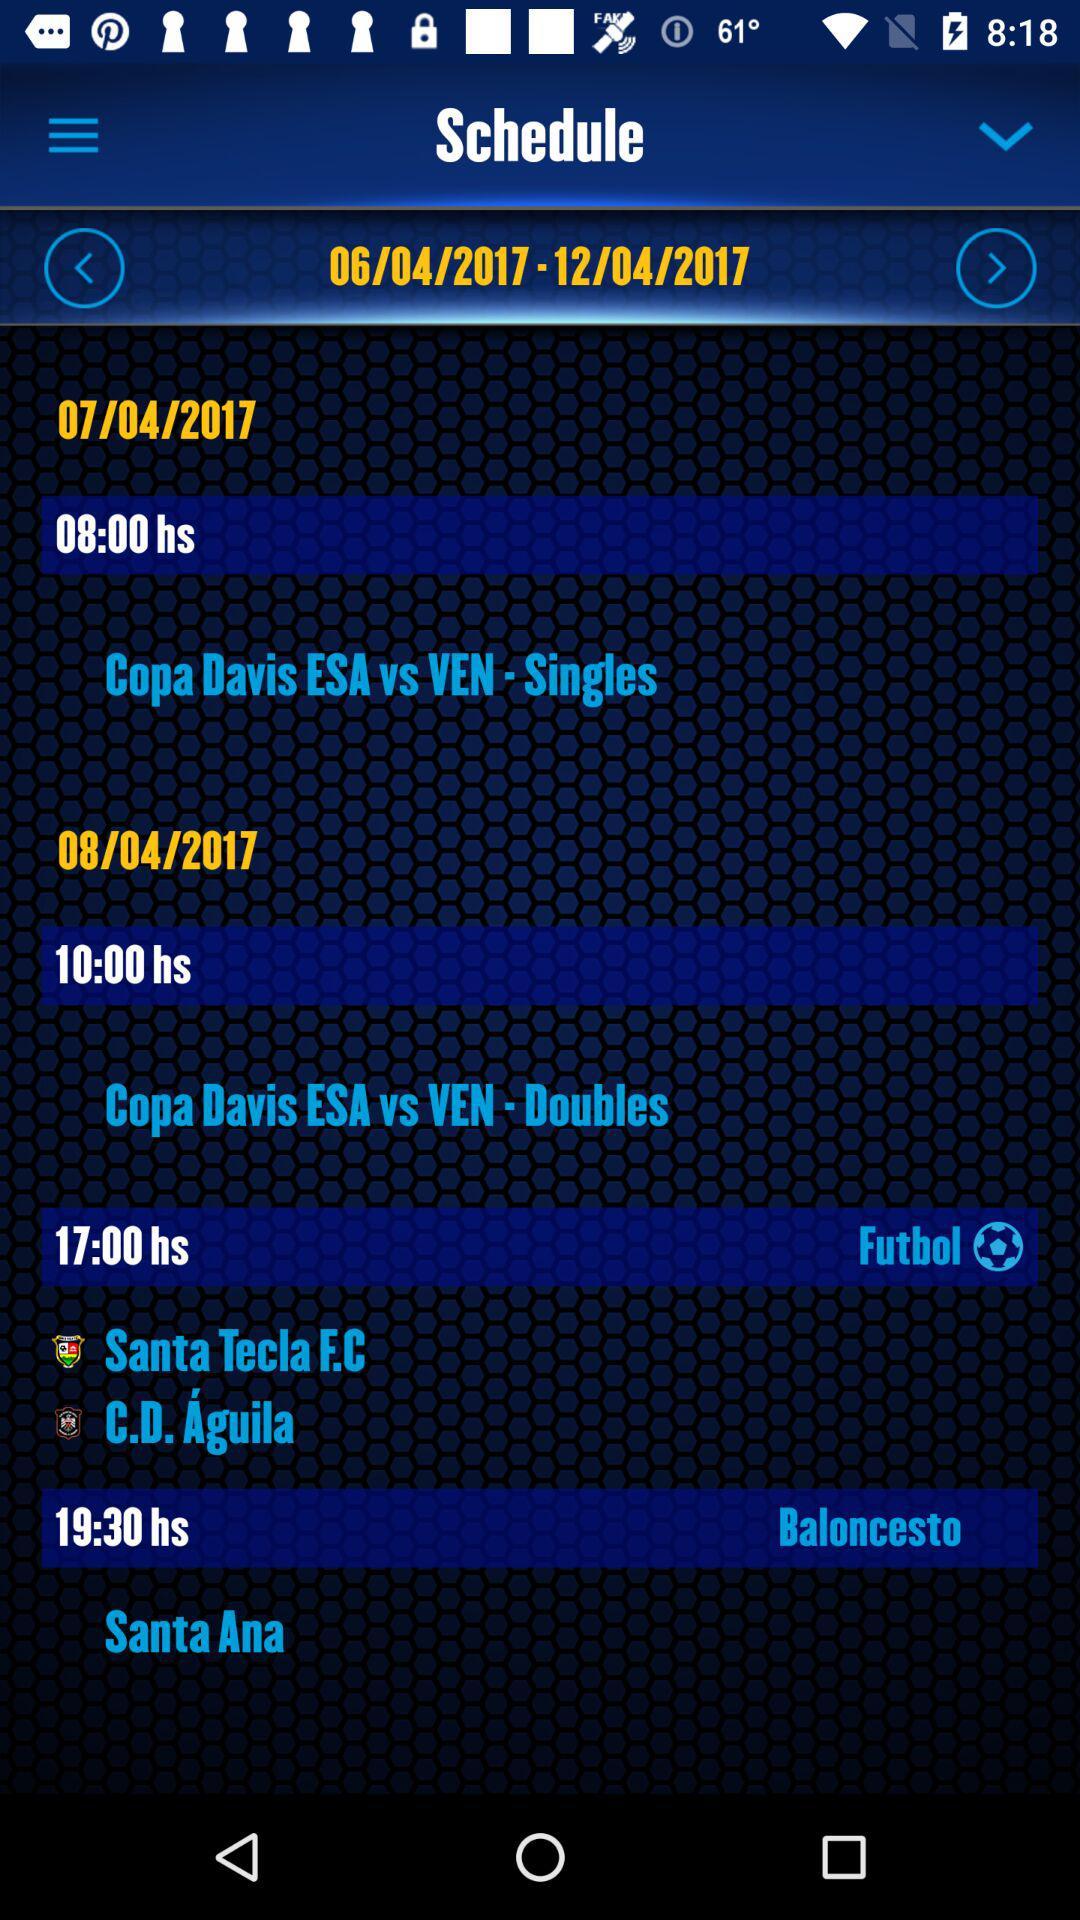 This screenshot has height=1920, width=1080. Describe the element at coordinates (83, 266) in the screenshot. I see `previous` at that location.